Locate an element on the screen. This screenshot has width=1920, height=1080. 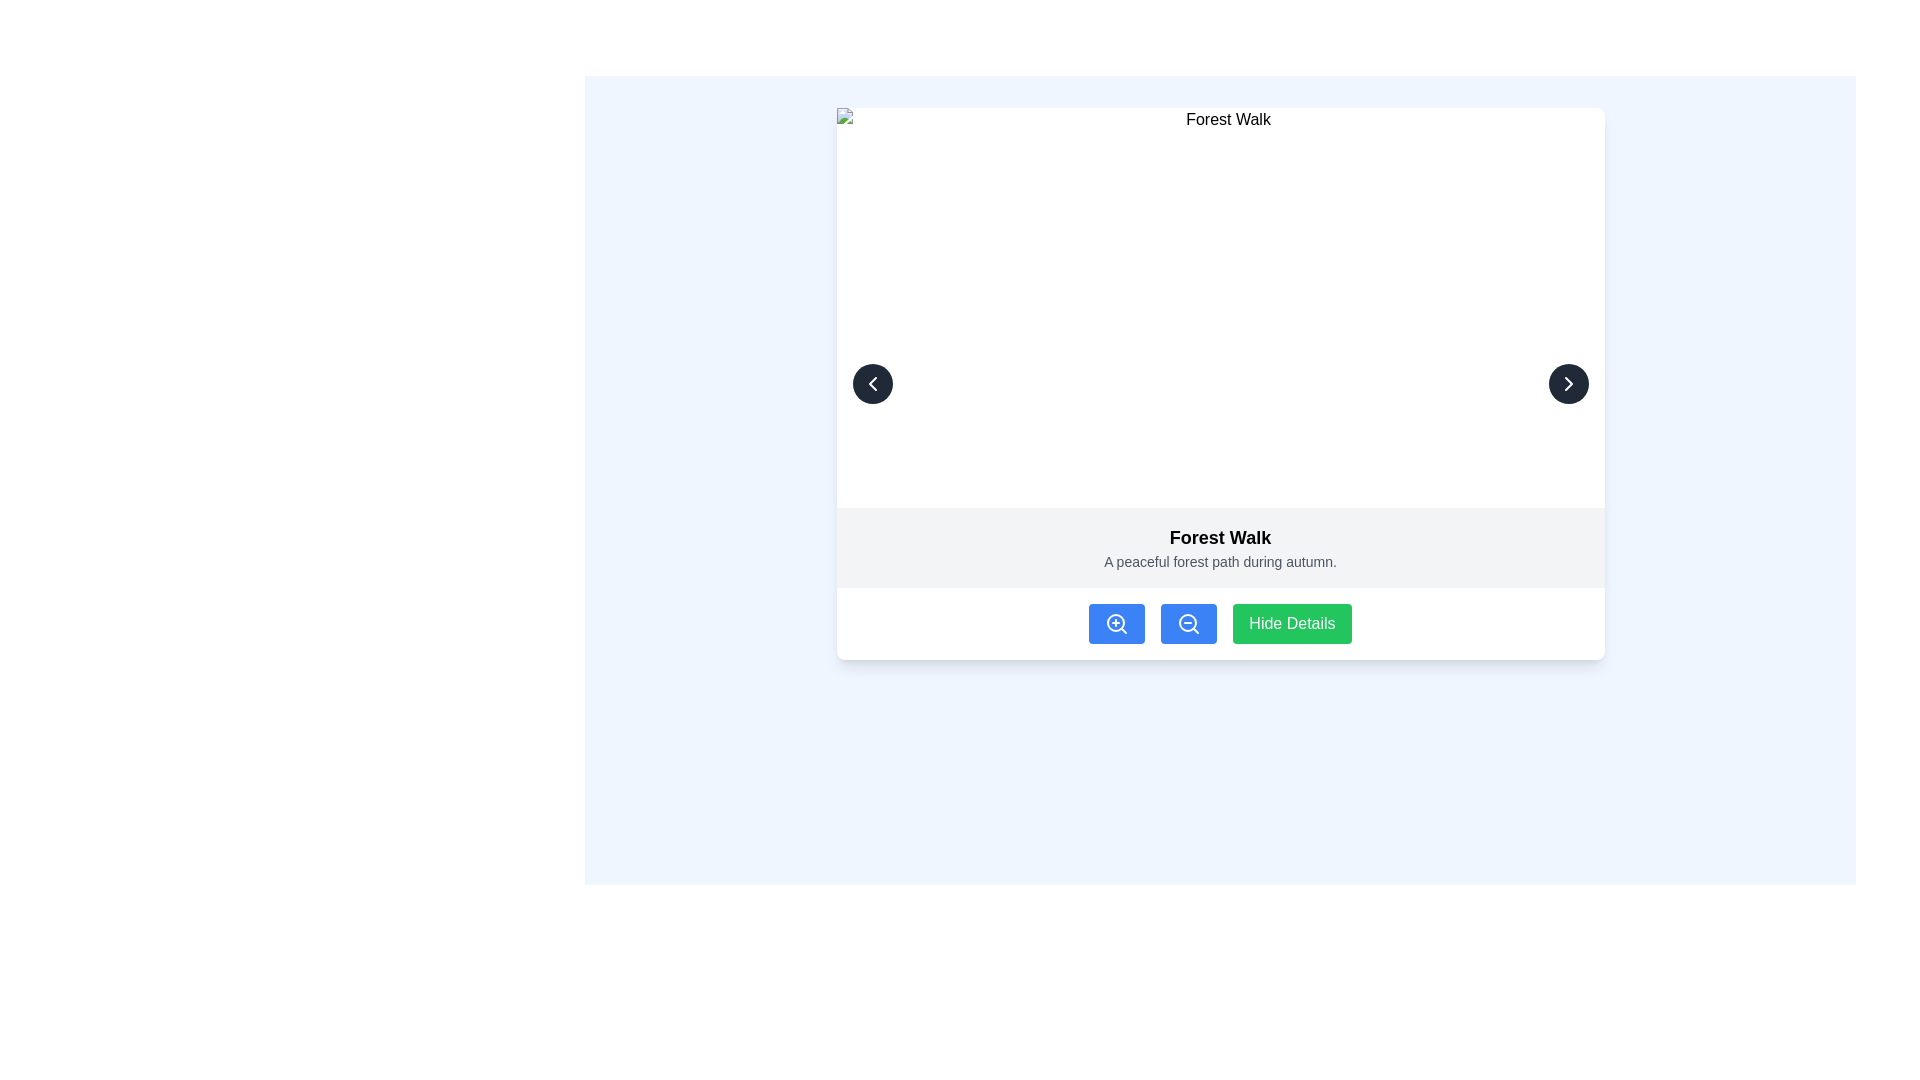
the rounded rectangular blue button with a white magnifying glass icon, which is the second button in a row of three at the bottom of the card labeled 'Hide Details' is located at coordinates (1189, 623).